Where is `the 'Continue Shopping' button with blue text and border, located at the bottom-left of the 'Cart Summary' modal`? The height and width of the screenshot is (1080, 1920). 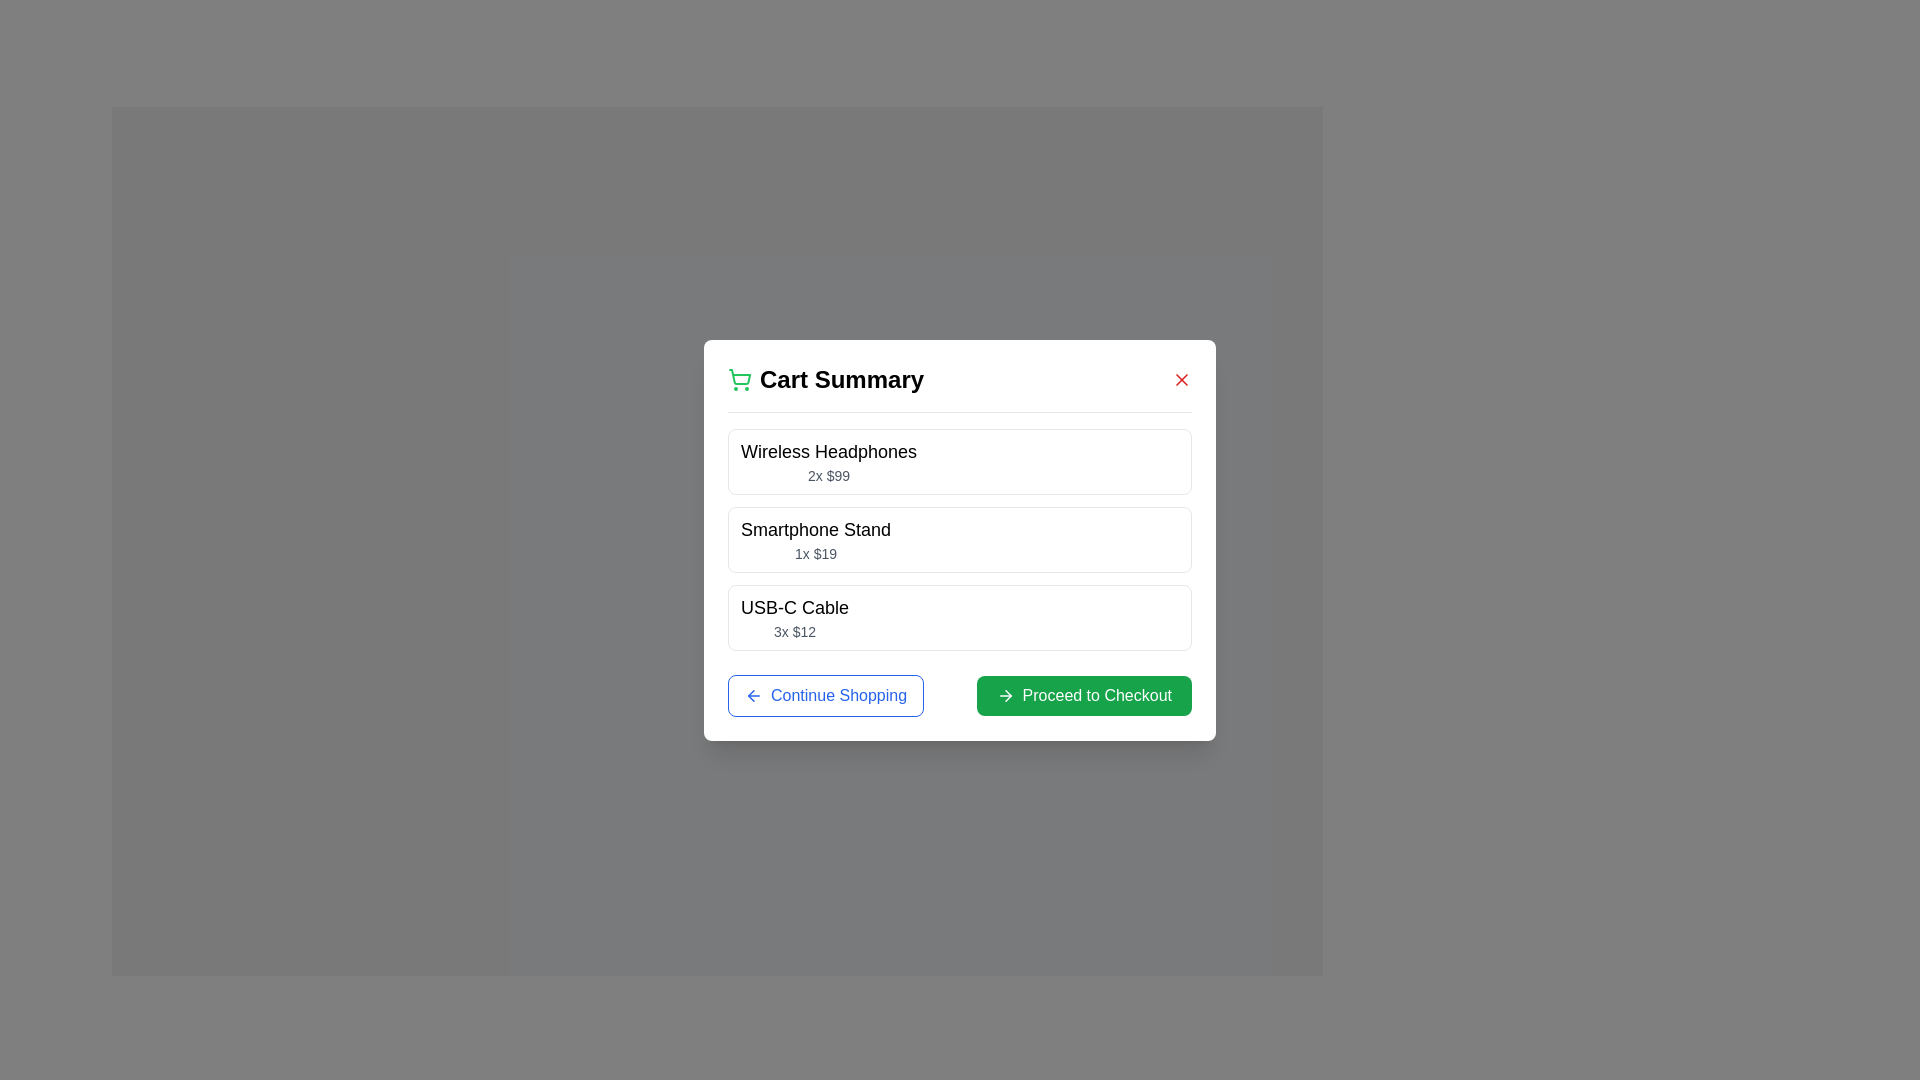 the 'Continue Shopping' button with blue text and border, located at the bottom-left of the 'Cart Summary' modal is located at coordinates (825, 694).